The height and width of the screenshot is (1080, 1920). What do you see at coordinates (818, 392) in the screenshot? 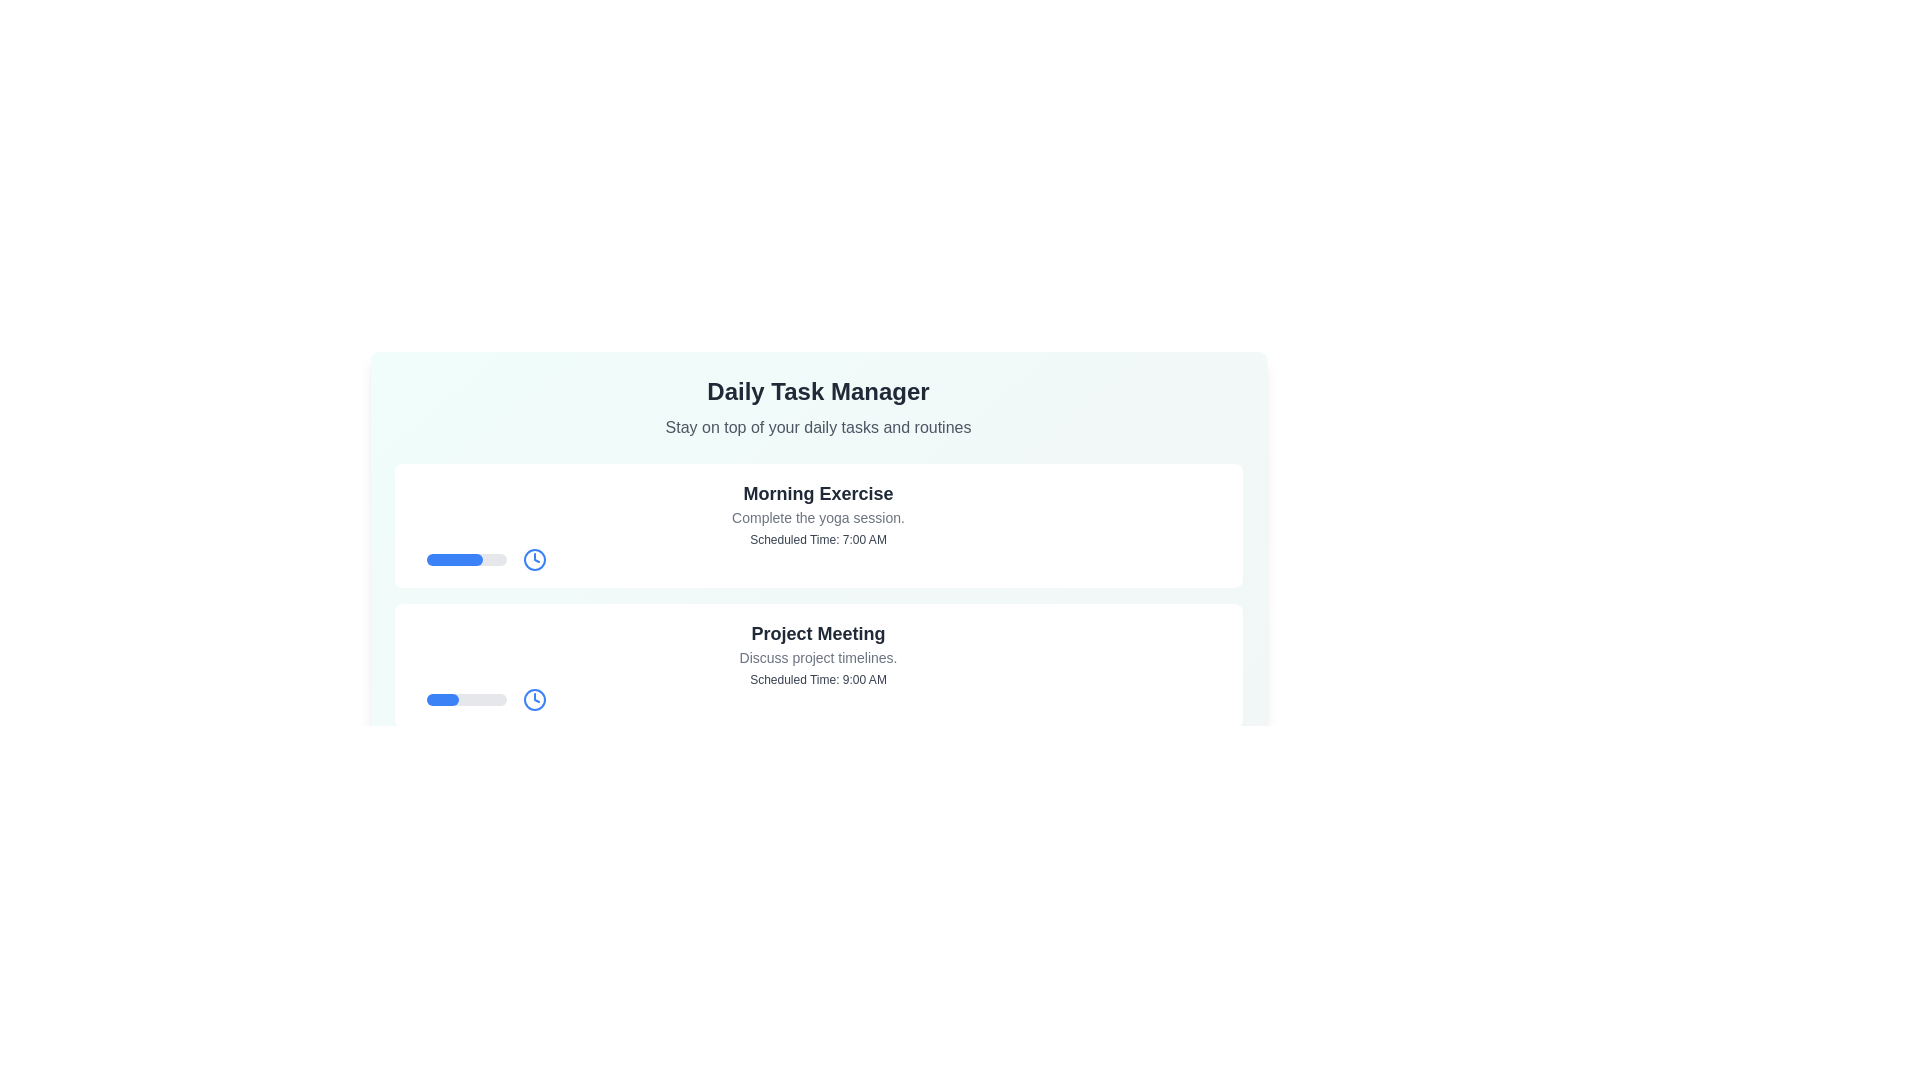
I see `the Text Header element displaying 'Daily Task Manager', which is bold and centrally positioned at the top of the interface` at bounding box center [818, 392].